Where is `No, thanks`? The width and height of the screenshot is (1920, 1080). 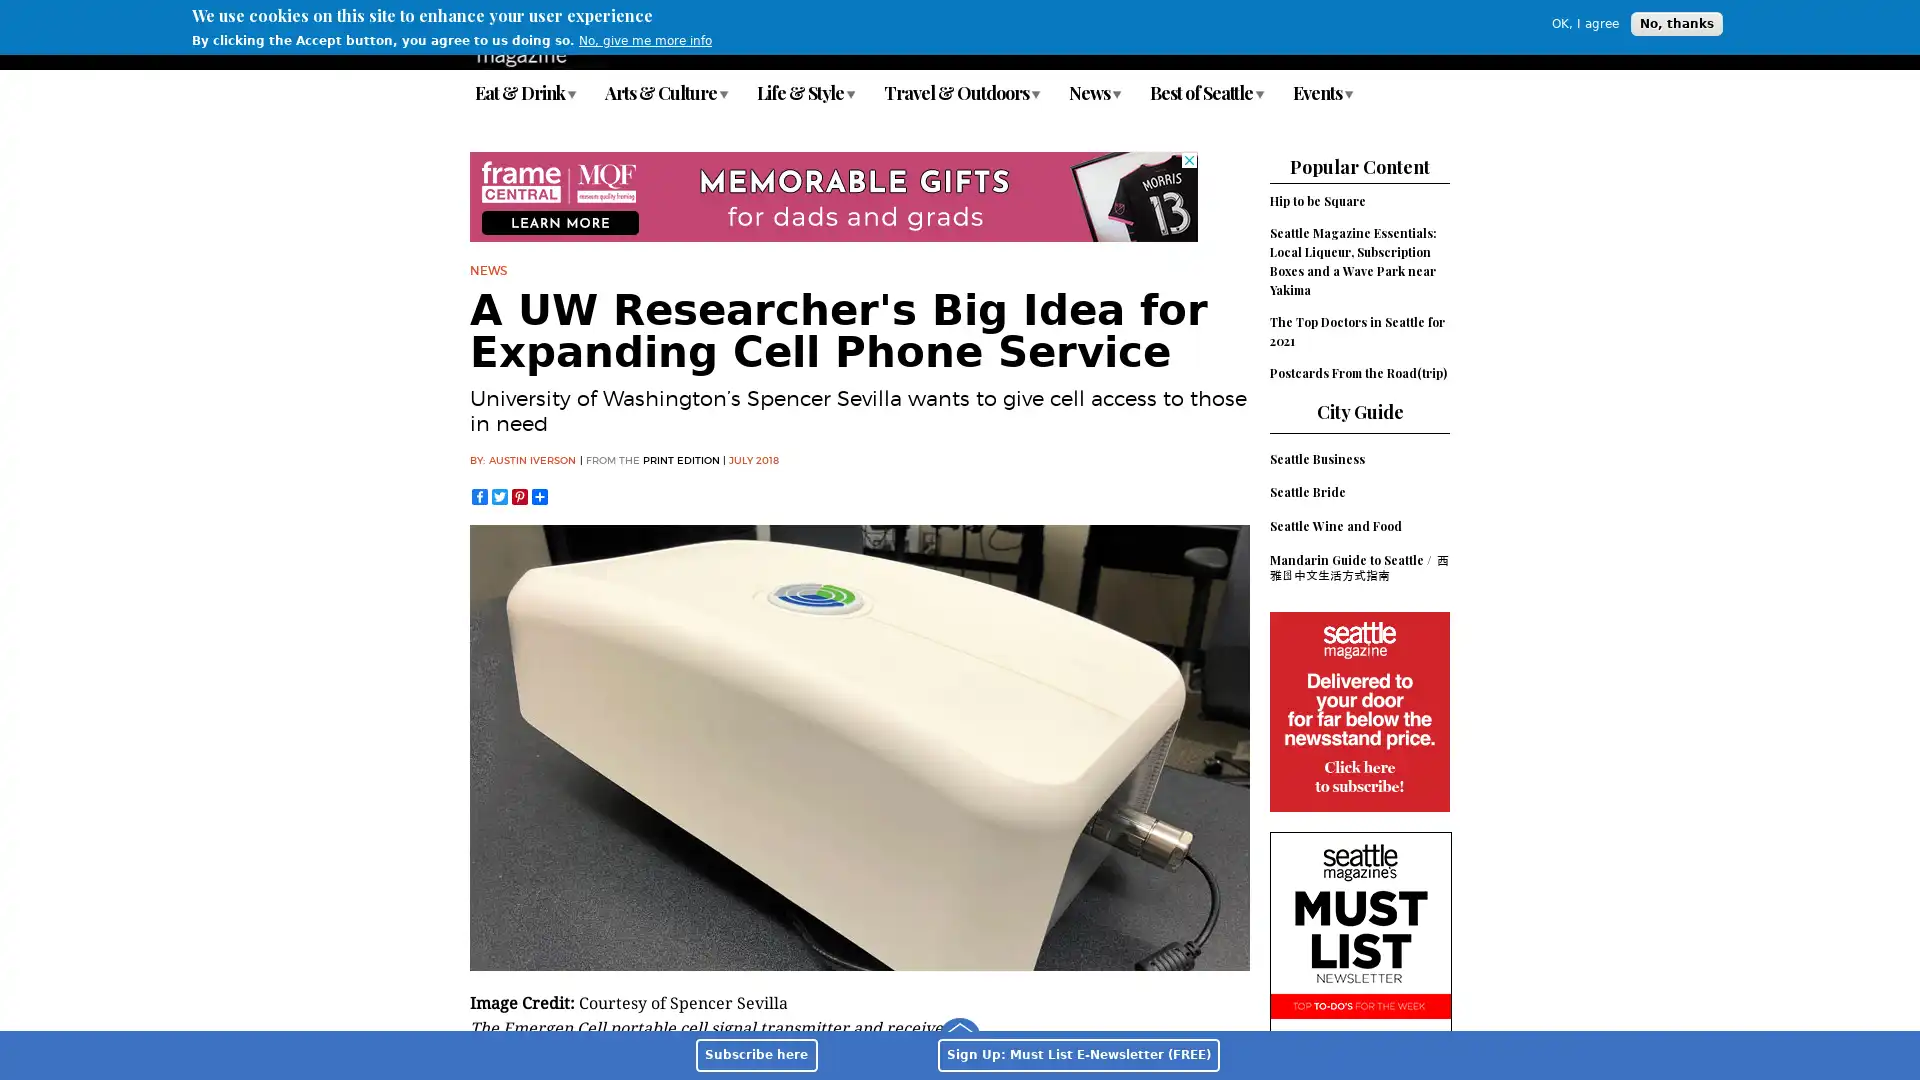
No, thanks is located at coordinates (1676, 23).